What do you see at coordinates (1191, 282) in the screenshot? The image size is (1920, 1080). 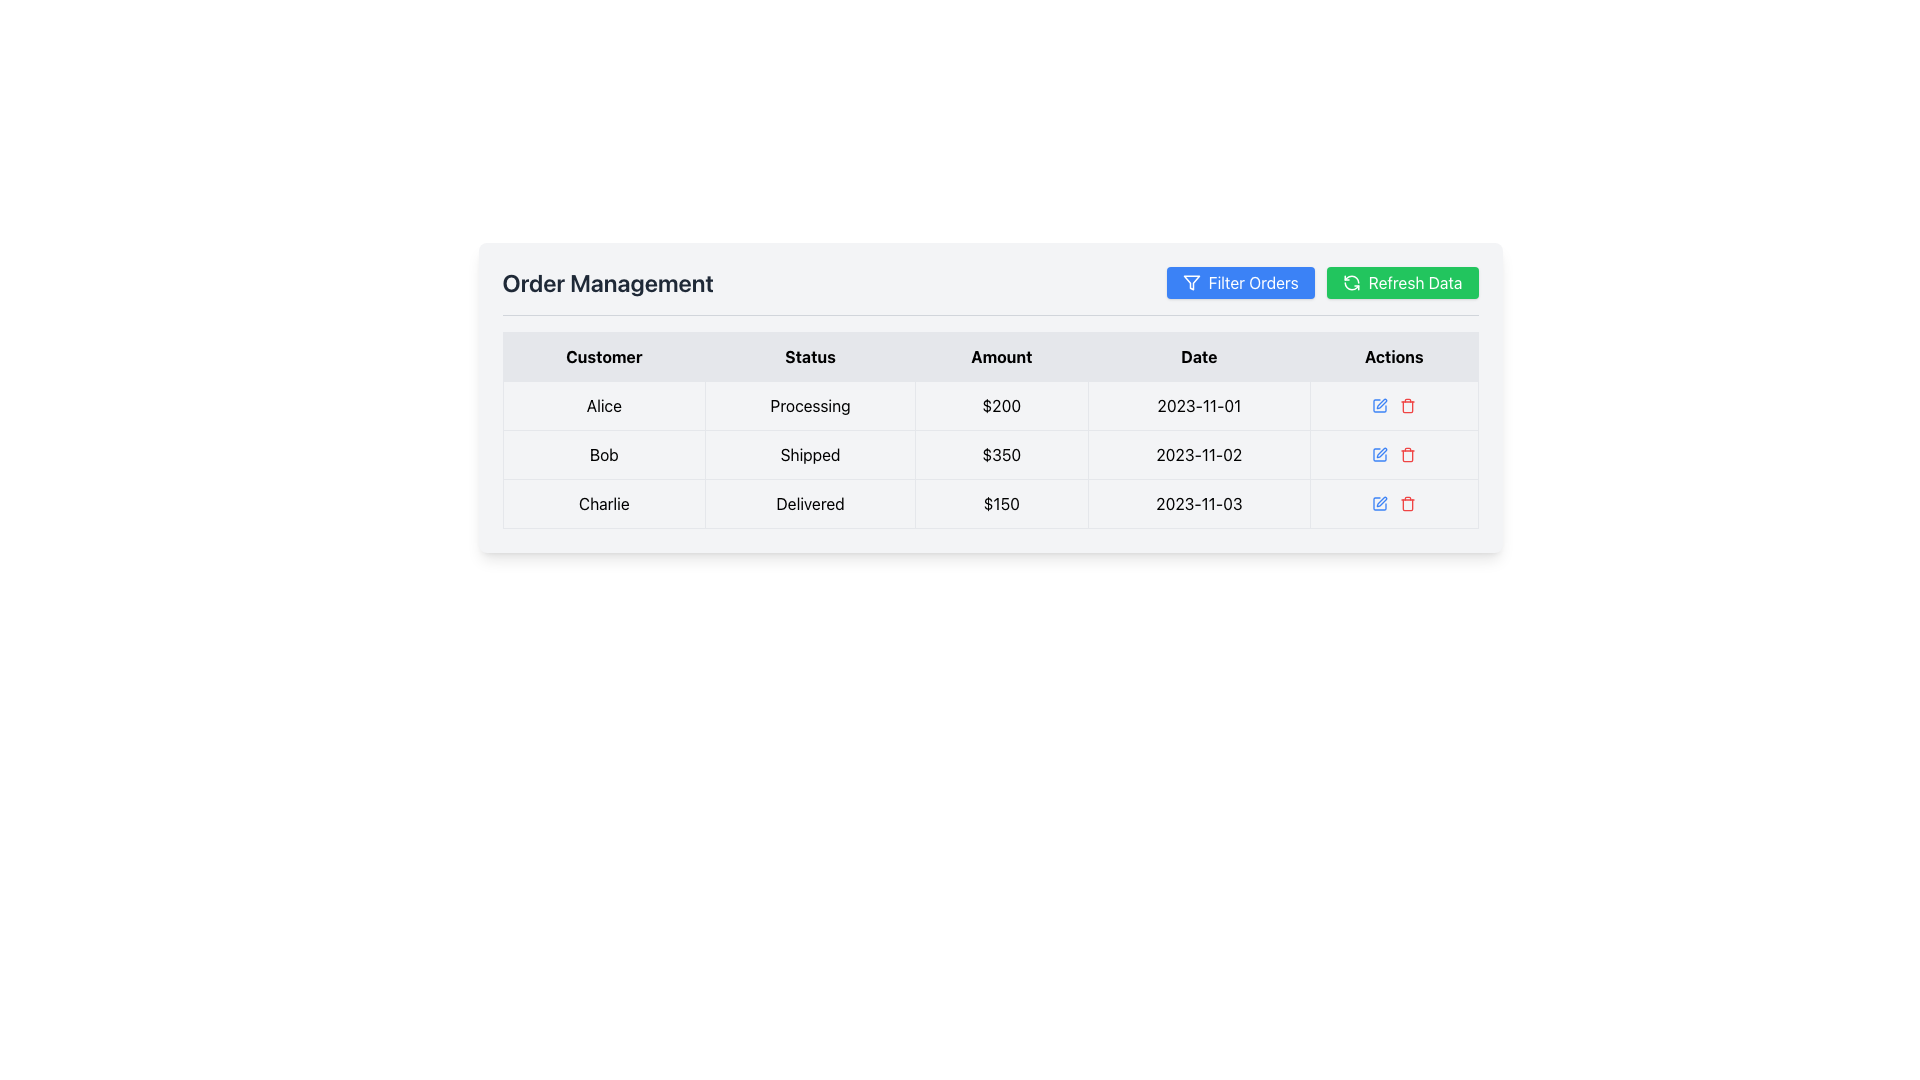 I see `the 'filter' icon associated with the 'Filter Orders' button, located at the top-right above the data table` at bounding box center [1191, 282].